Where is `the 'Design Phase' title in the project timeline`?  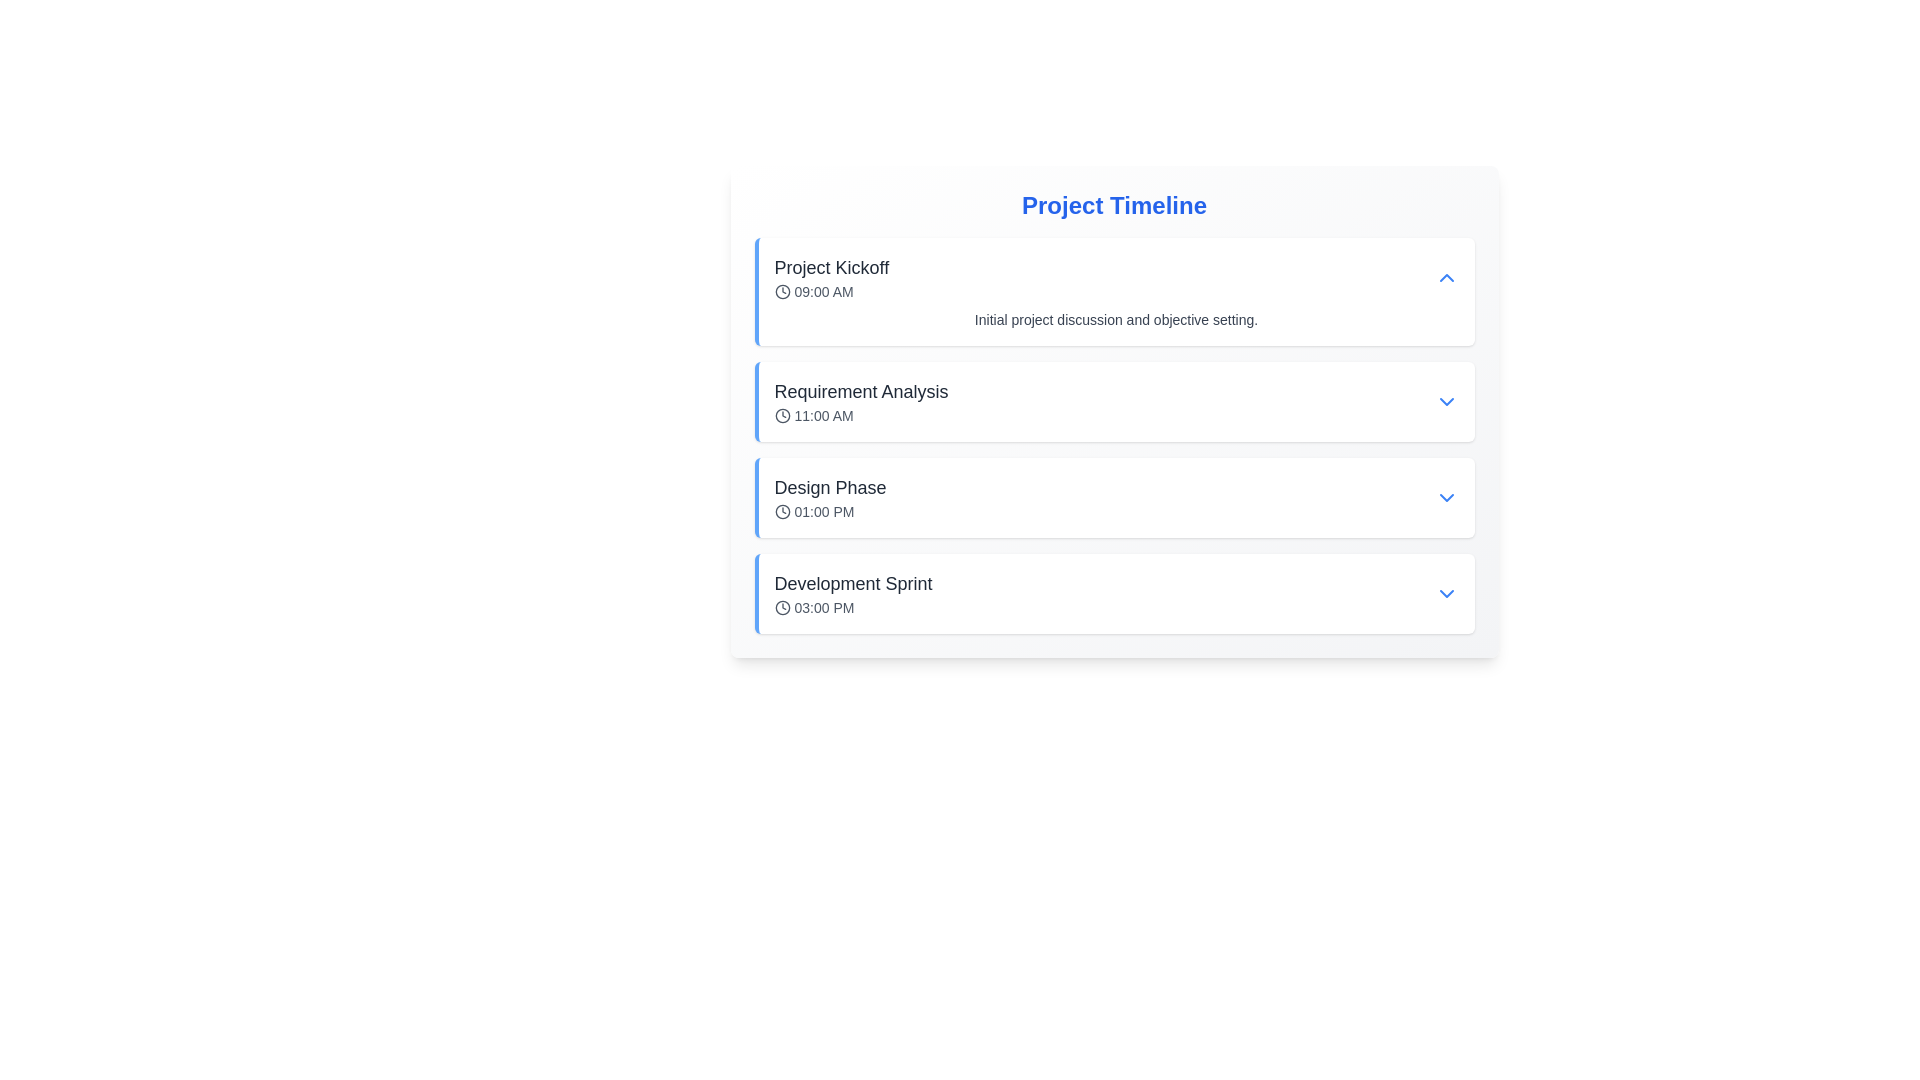
the 'Design Phase' title in the project timeline is located at coordinates (1115, 496).